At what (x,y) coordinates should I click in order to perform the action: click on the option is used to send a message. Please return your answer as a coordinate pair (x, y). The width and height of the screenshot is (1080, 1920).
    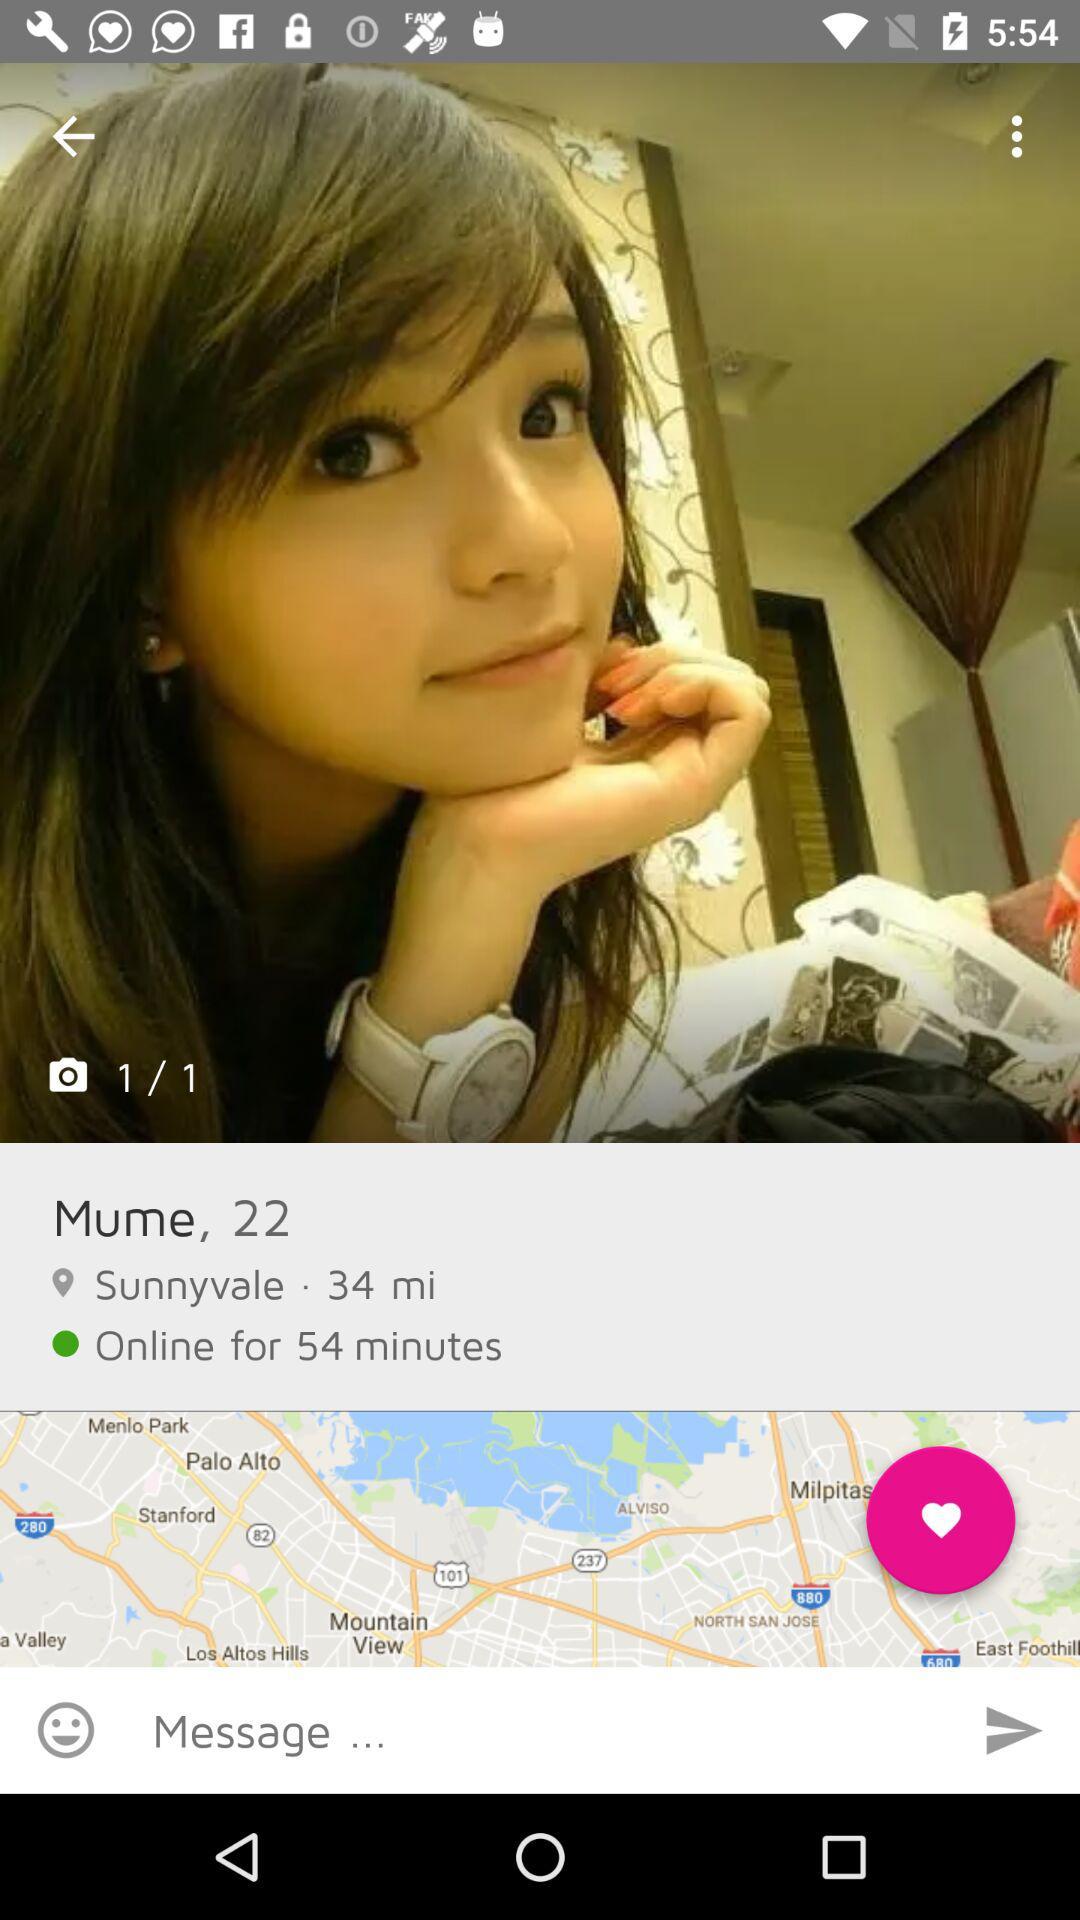
    Looking at the image, I should click on (1014, 1729).